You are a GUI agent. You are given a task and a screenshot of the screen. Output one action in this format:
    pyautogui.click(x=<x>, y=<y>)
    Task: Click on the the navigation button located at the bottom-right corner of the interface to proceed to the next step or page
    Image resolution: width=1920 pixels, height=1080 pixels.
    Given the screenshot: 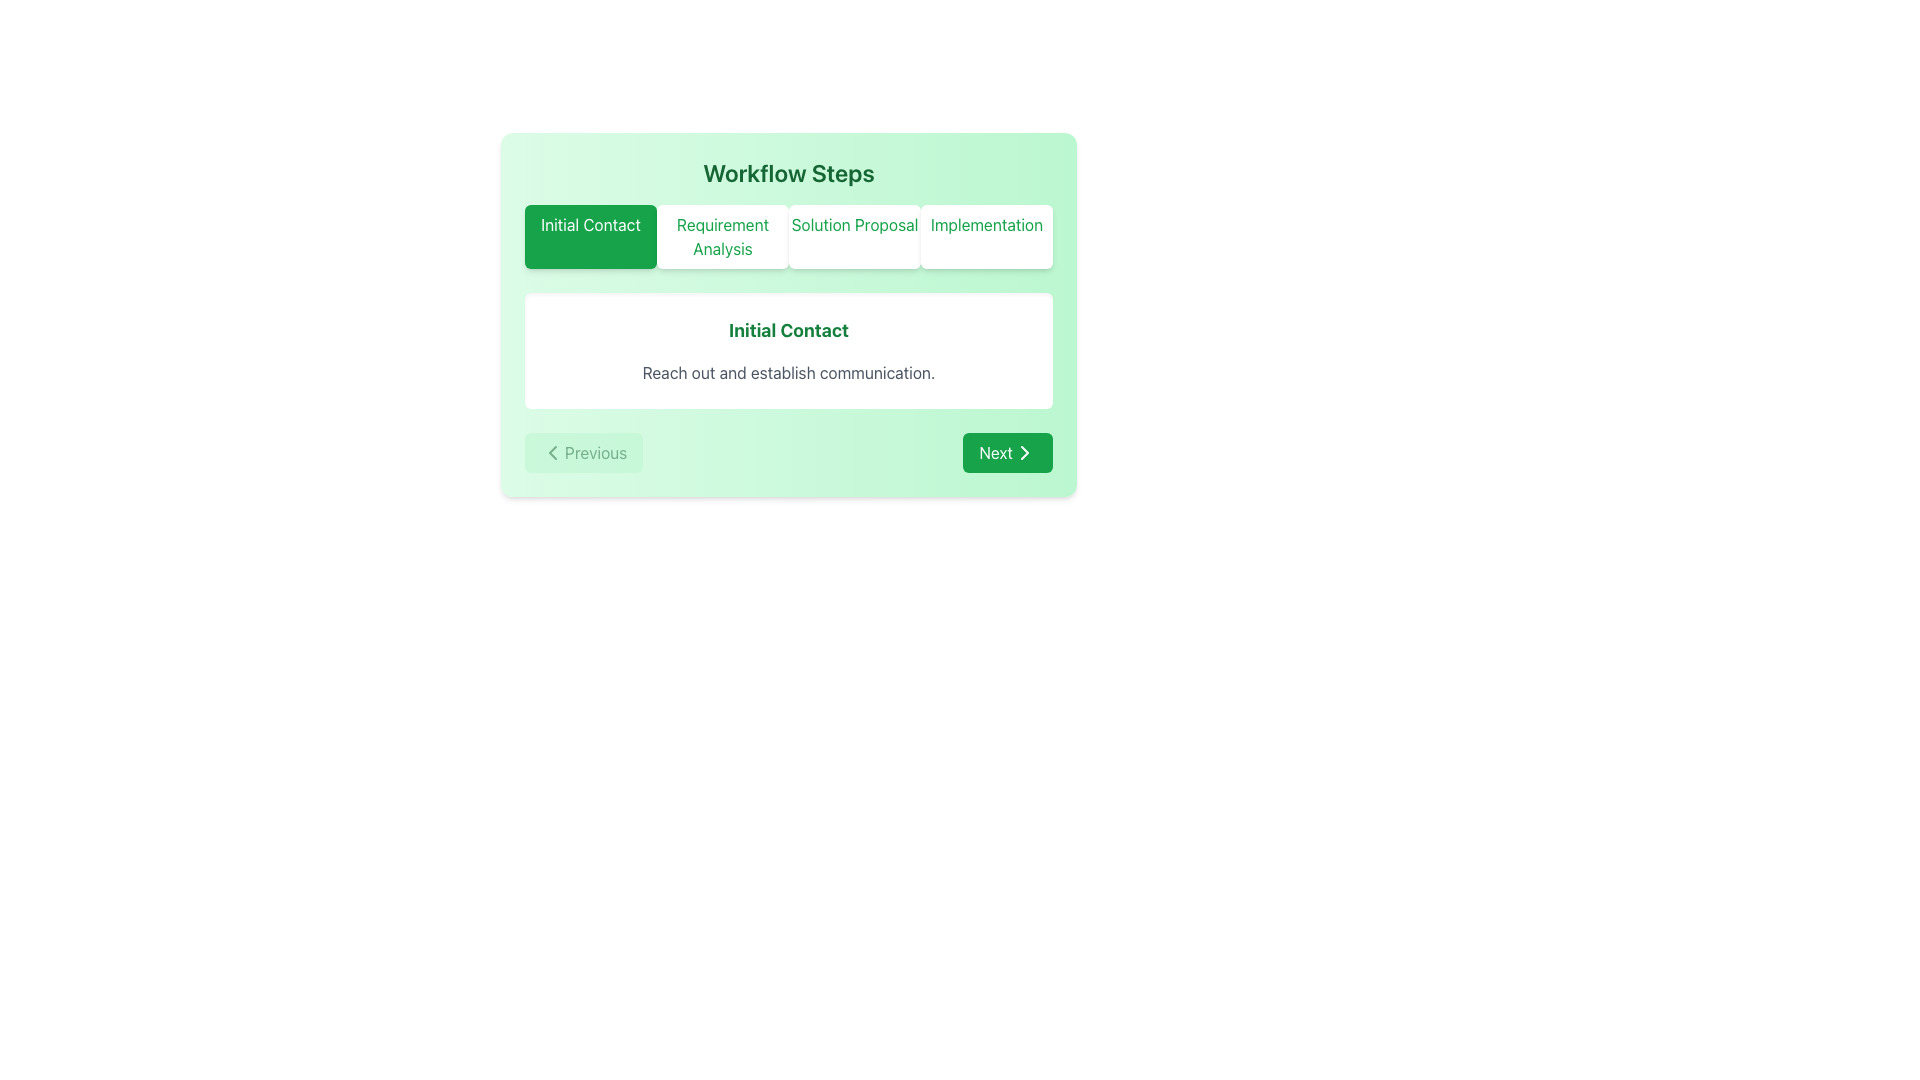 What is the action you would take?
    pyautogui.click(x=1008, y=452)
    